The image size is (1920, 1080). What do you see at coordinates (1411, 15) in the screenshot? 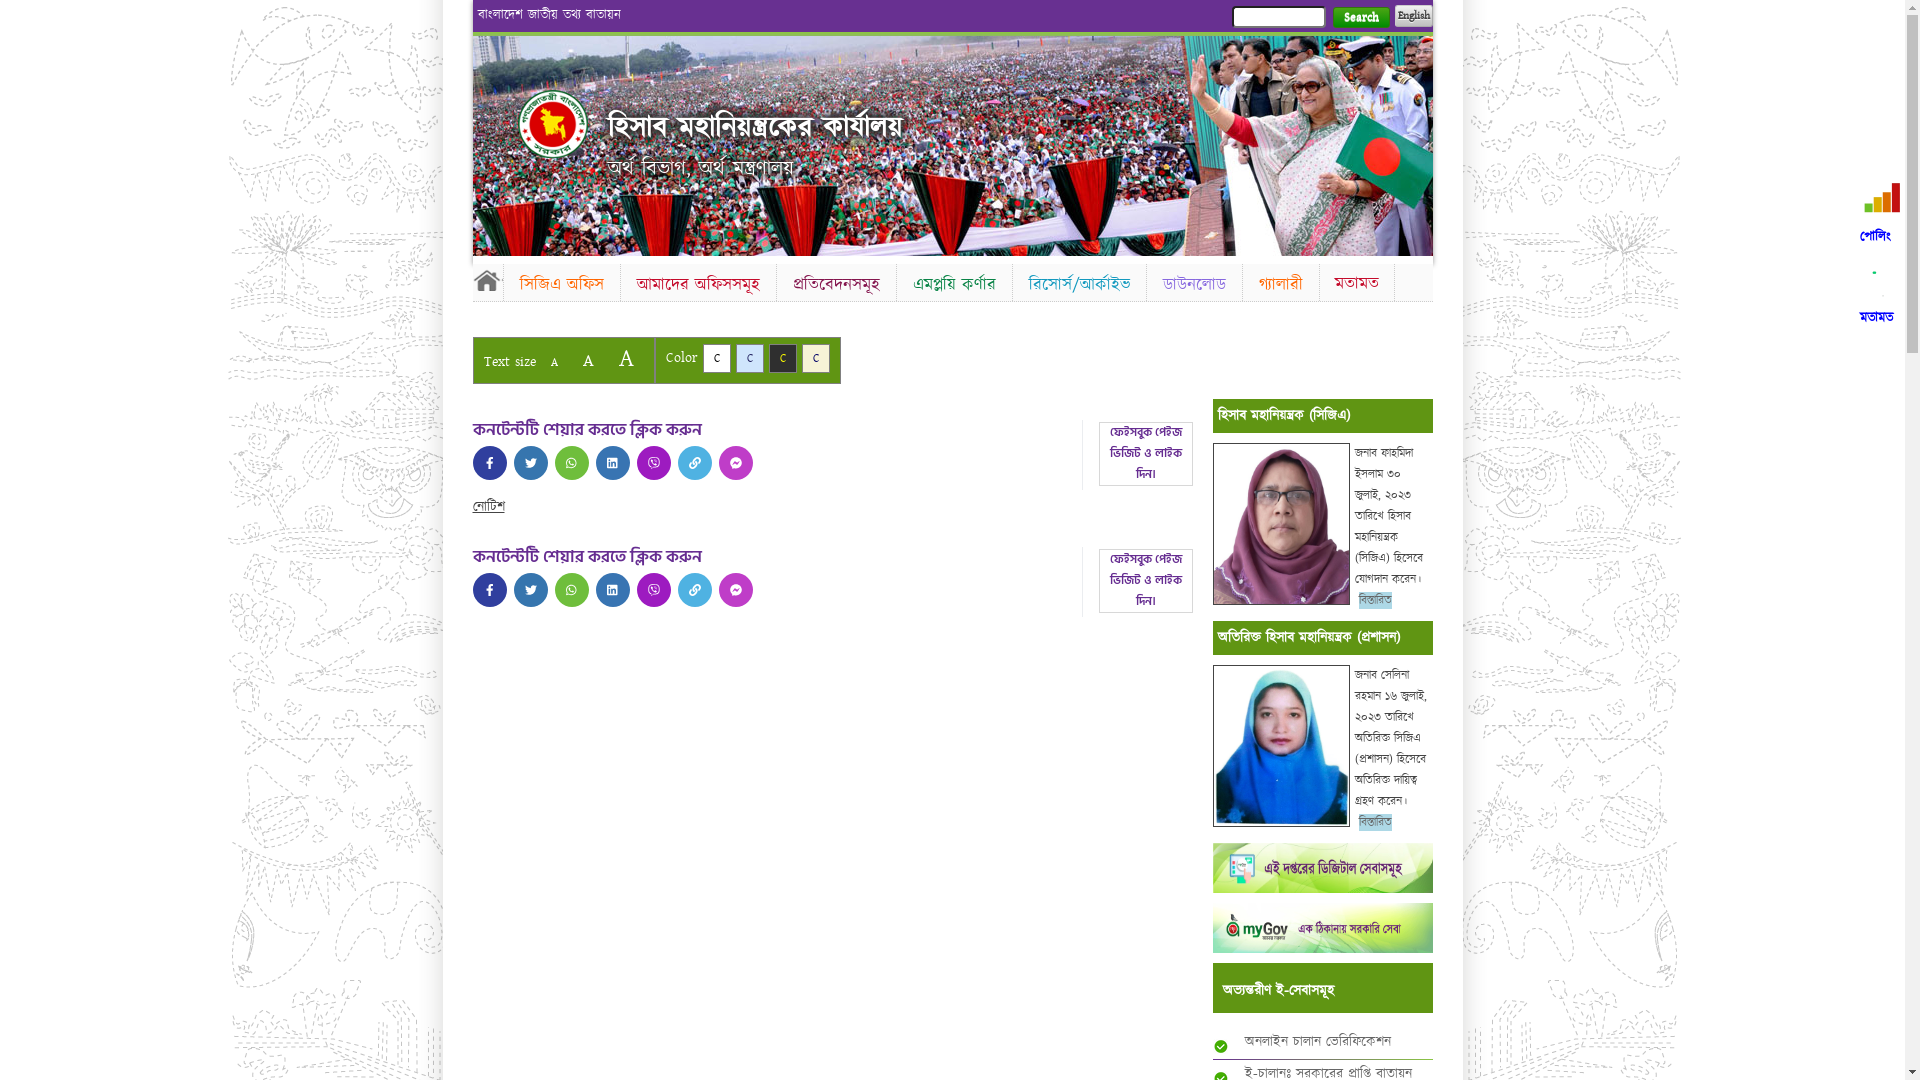
I see `'English'` at bounding box center [1411, 15].